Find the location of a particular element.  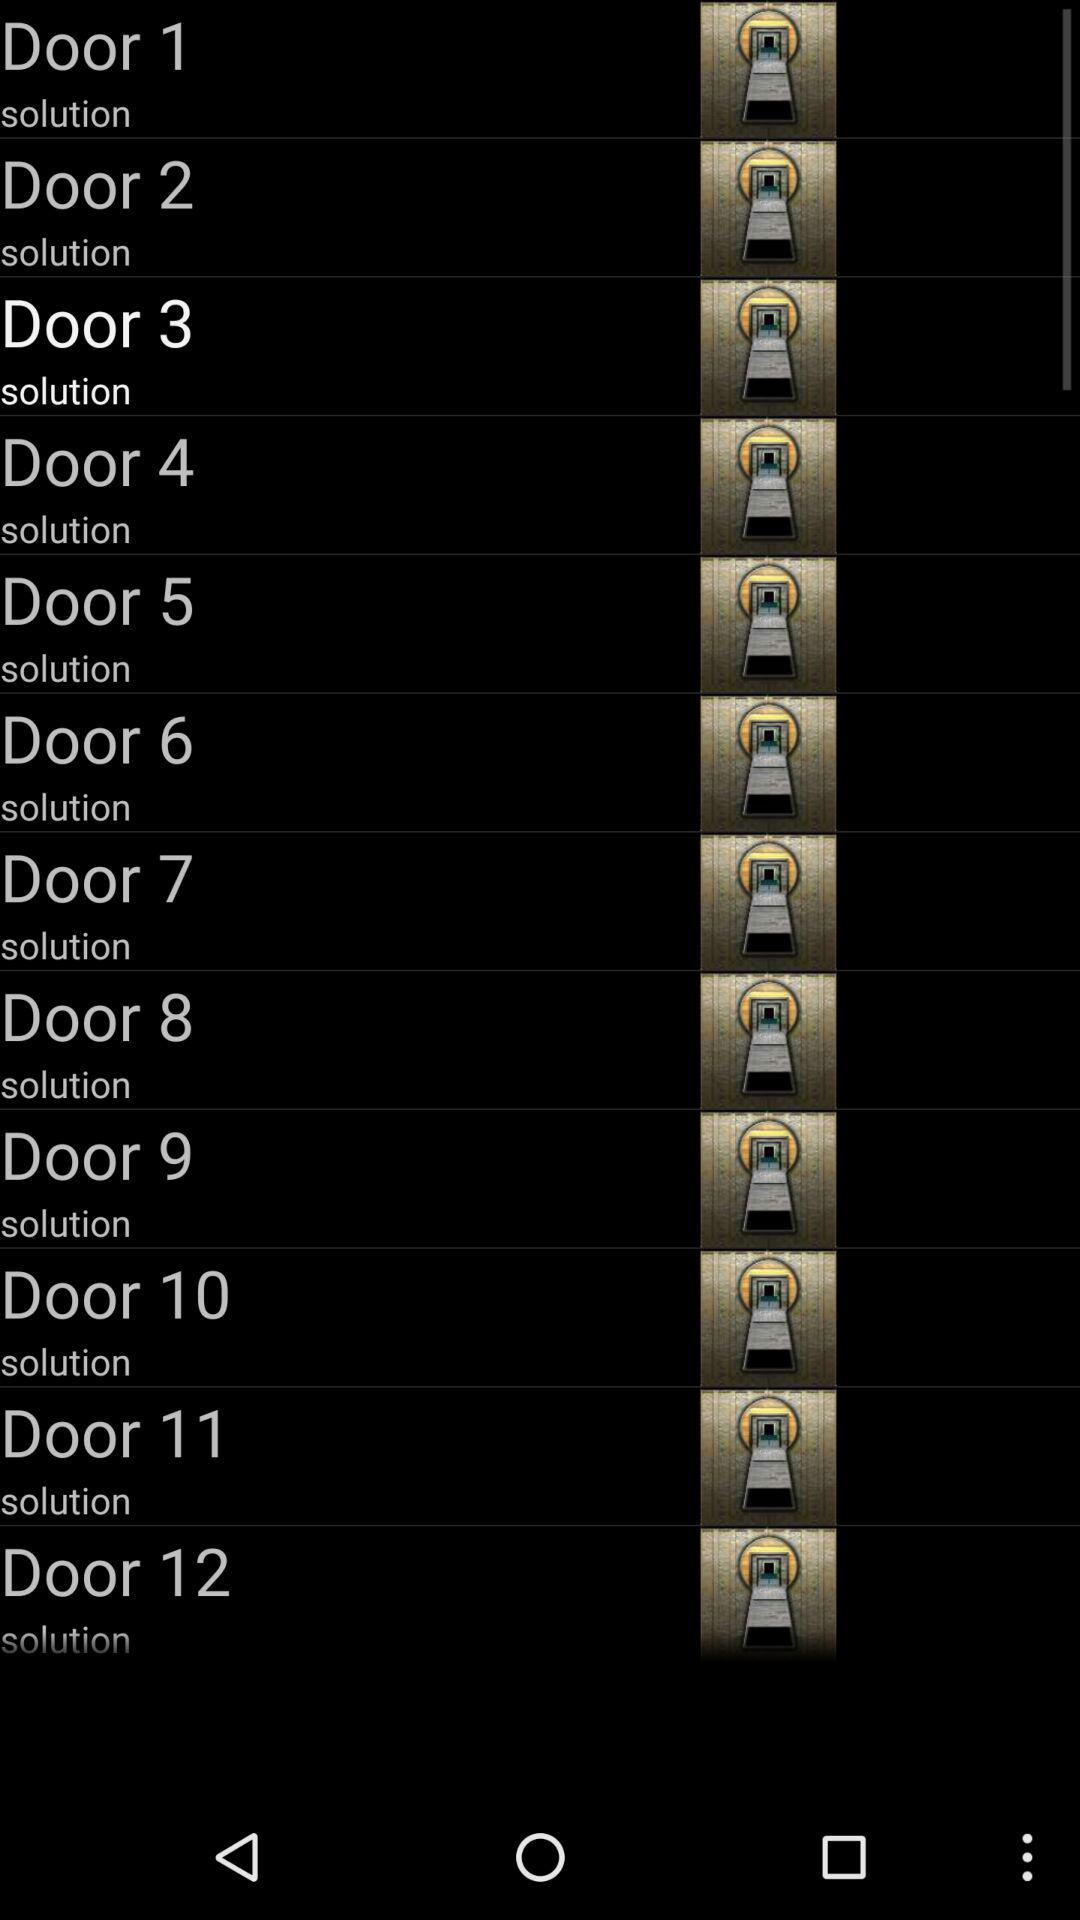

the door 6 app is located at coordinates (346, 736).